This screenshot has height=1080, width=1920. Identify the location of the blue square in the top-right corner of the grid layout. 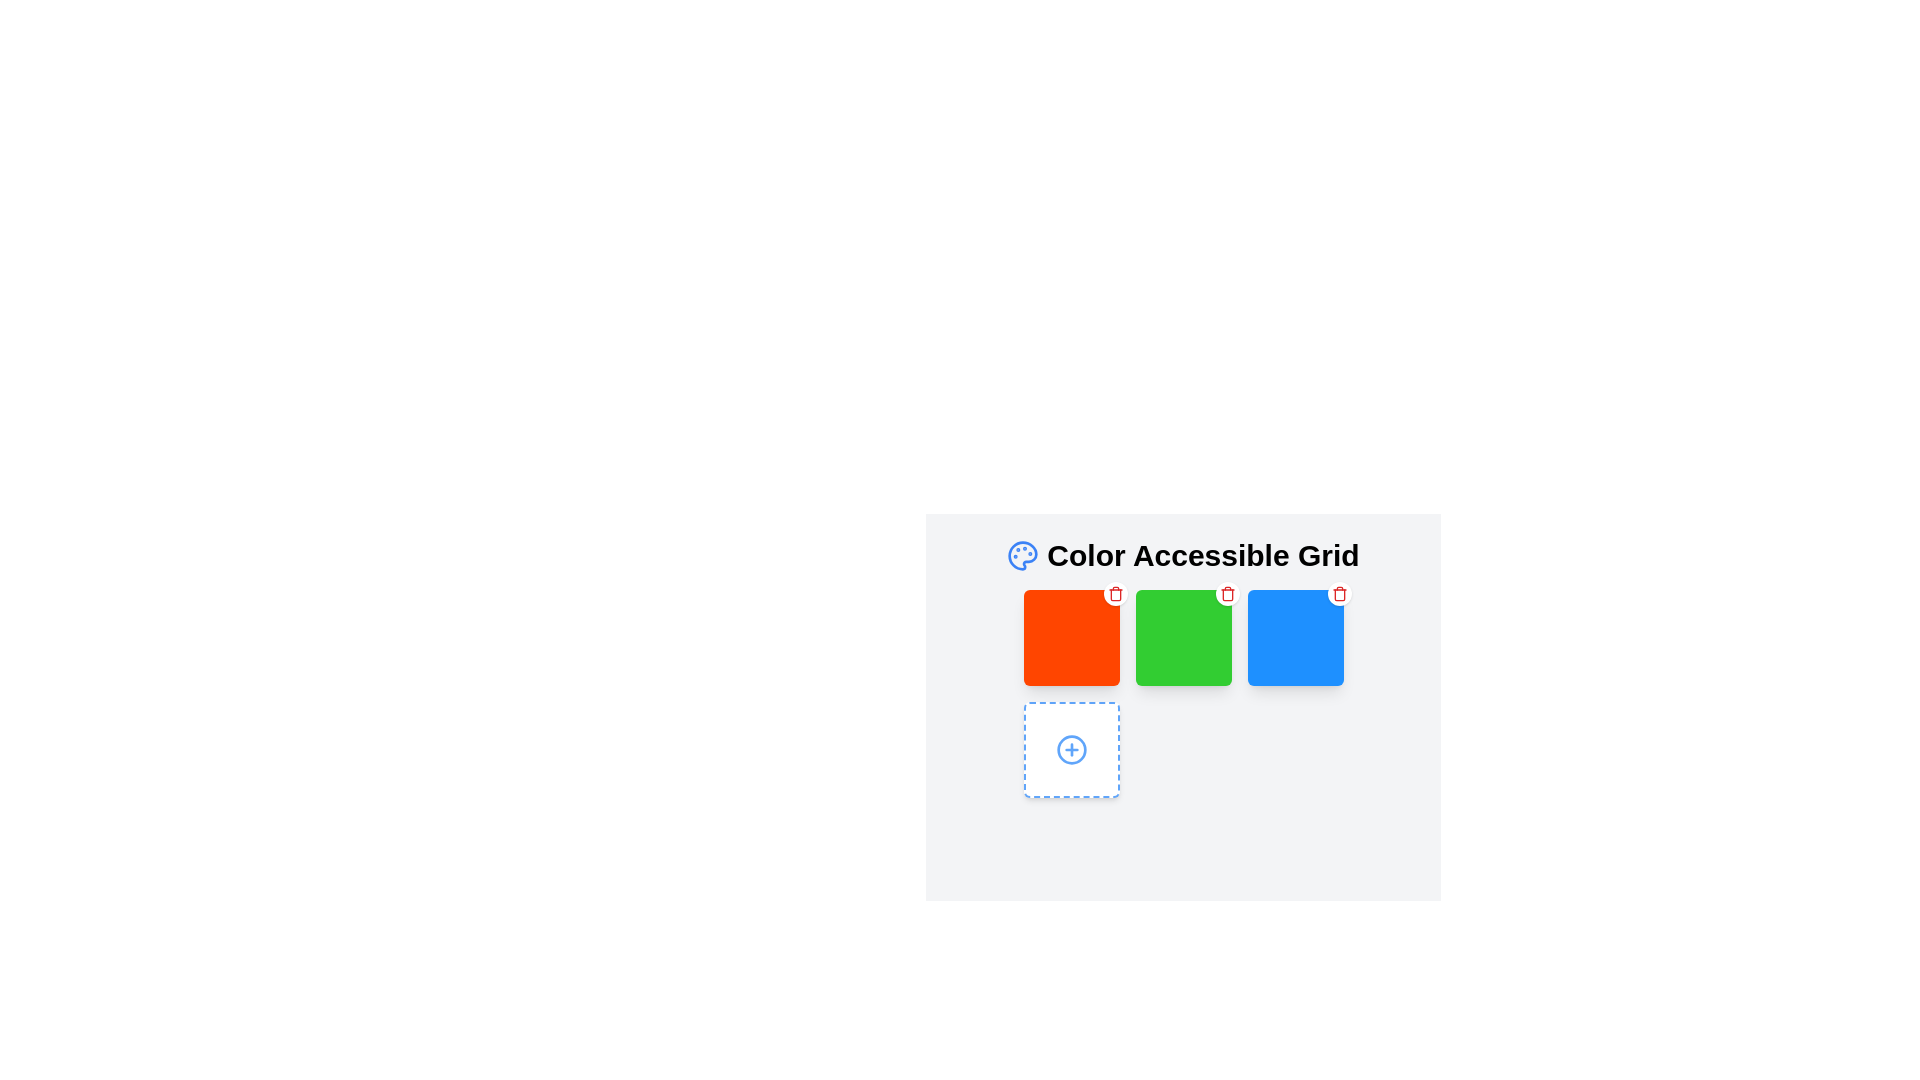
(1295, 637).